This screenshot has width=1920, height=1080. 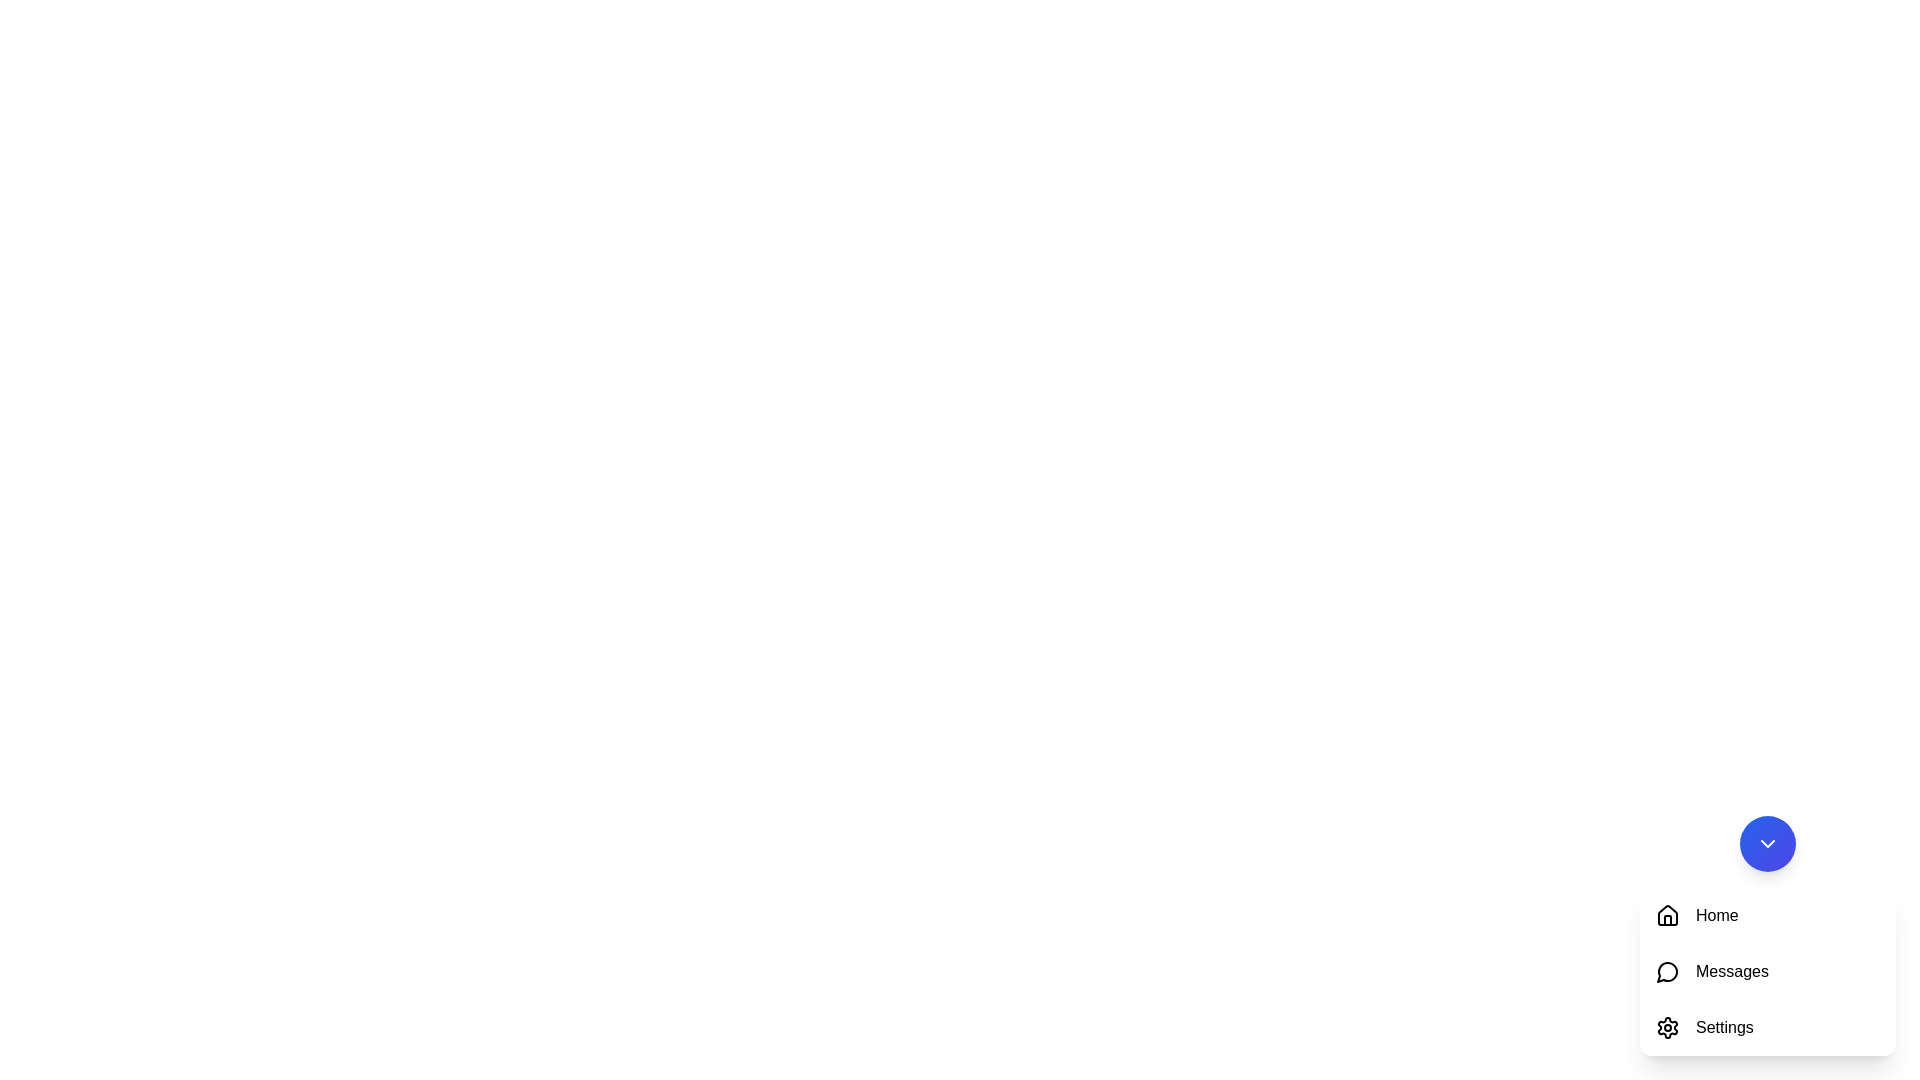 What do you see at coordinates (1723, 1028) in the screenshot?
I see `the 'Settings' text label located at the bottom right corner of the interface` at bounding box center [1723, 1028].